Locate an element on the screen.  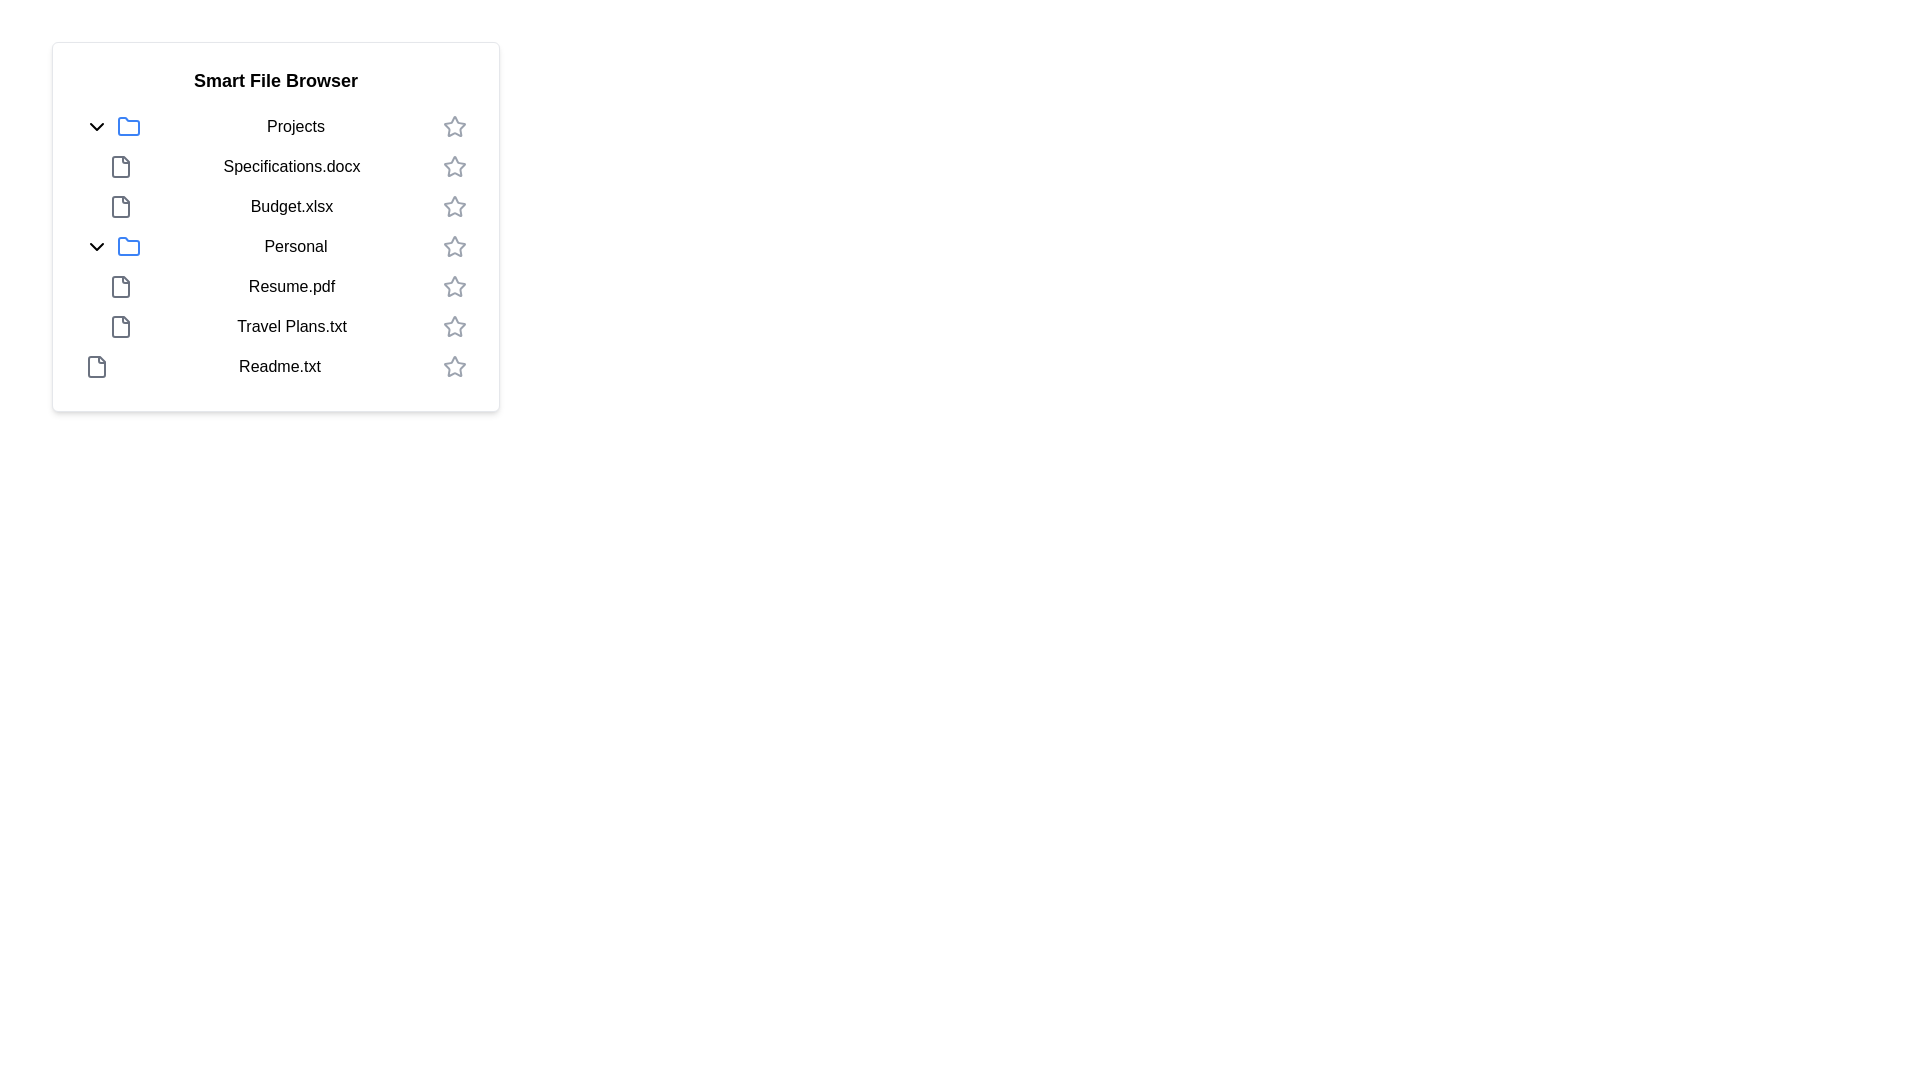
a file within the 'Projects' folder contents list is located at coordinates (274, 165).